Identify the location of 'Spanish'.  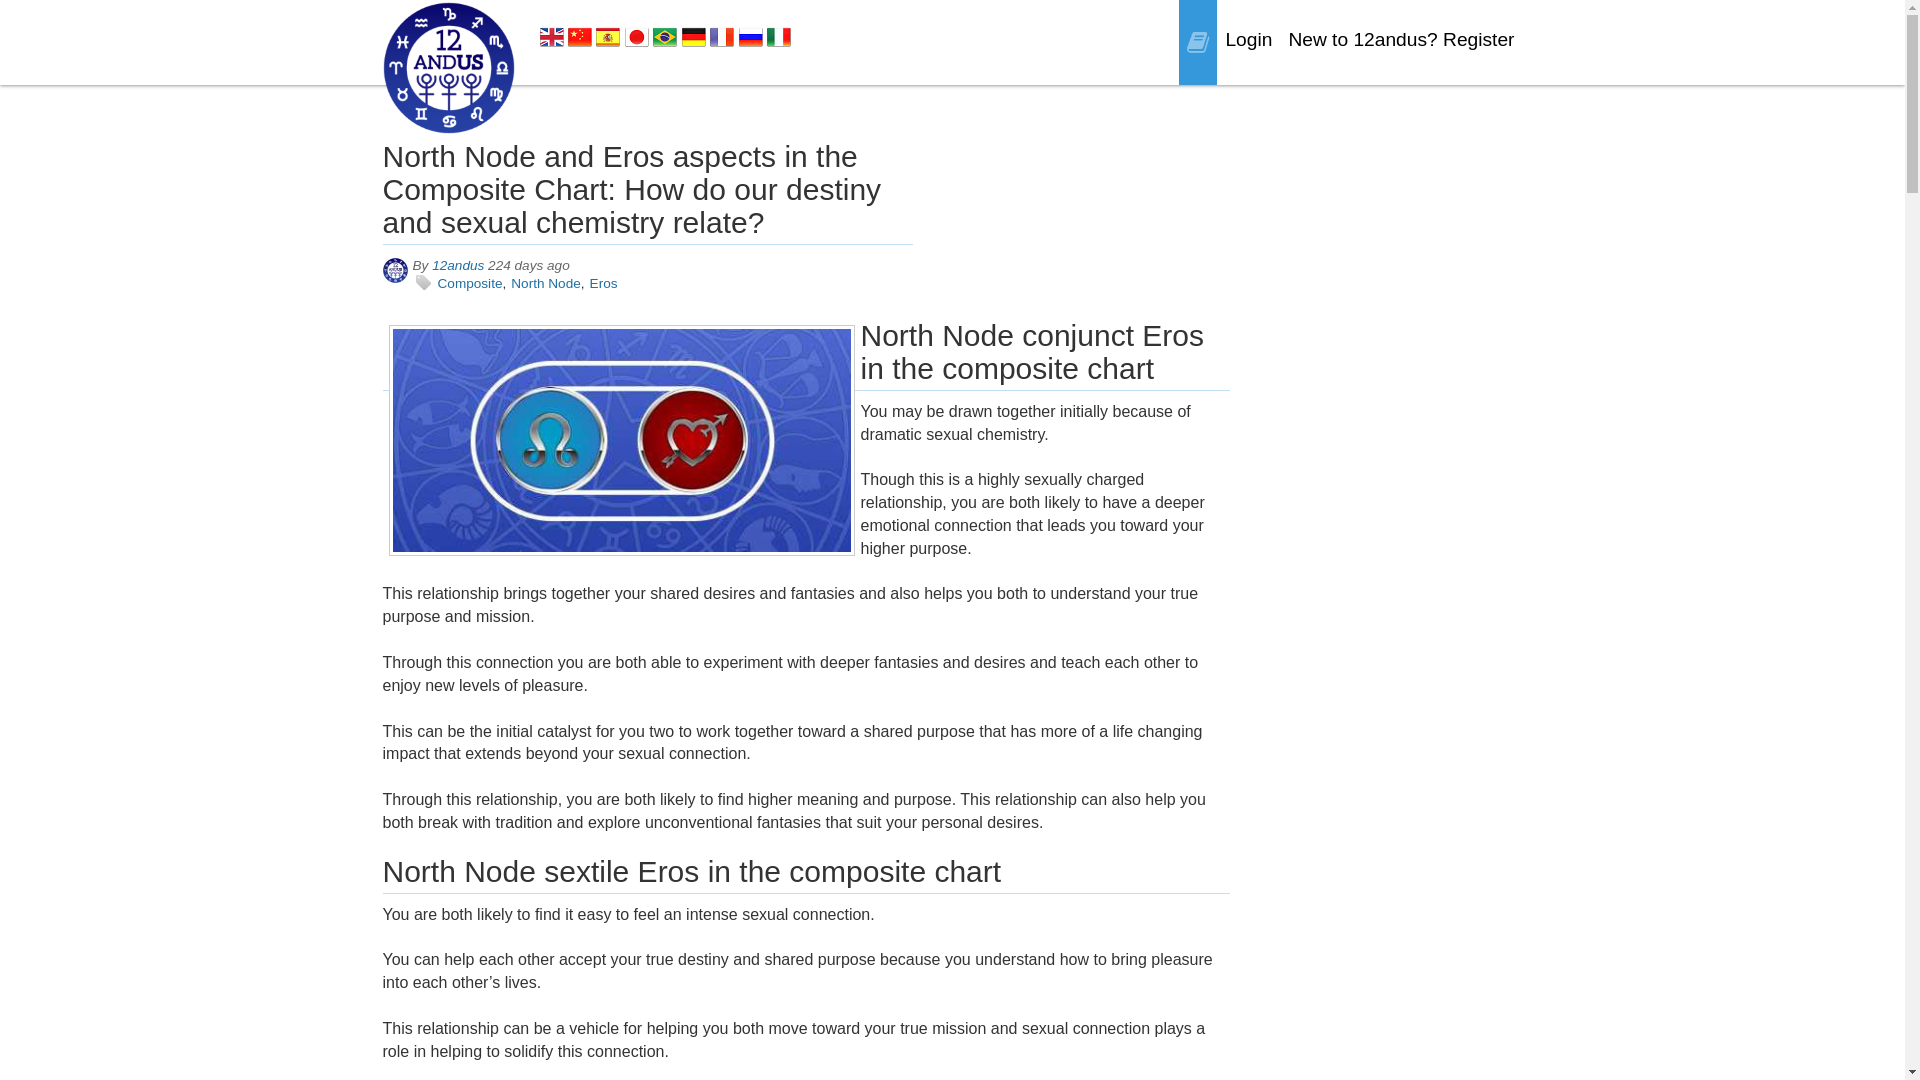
(594, 35).